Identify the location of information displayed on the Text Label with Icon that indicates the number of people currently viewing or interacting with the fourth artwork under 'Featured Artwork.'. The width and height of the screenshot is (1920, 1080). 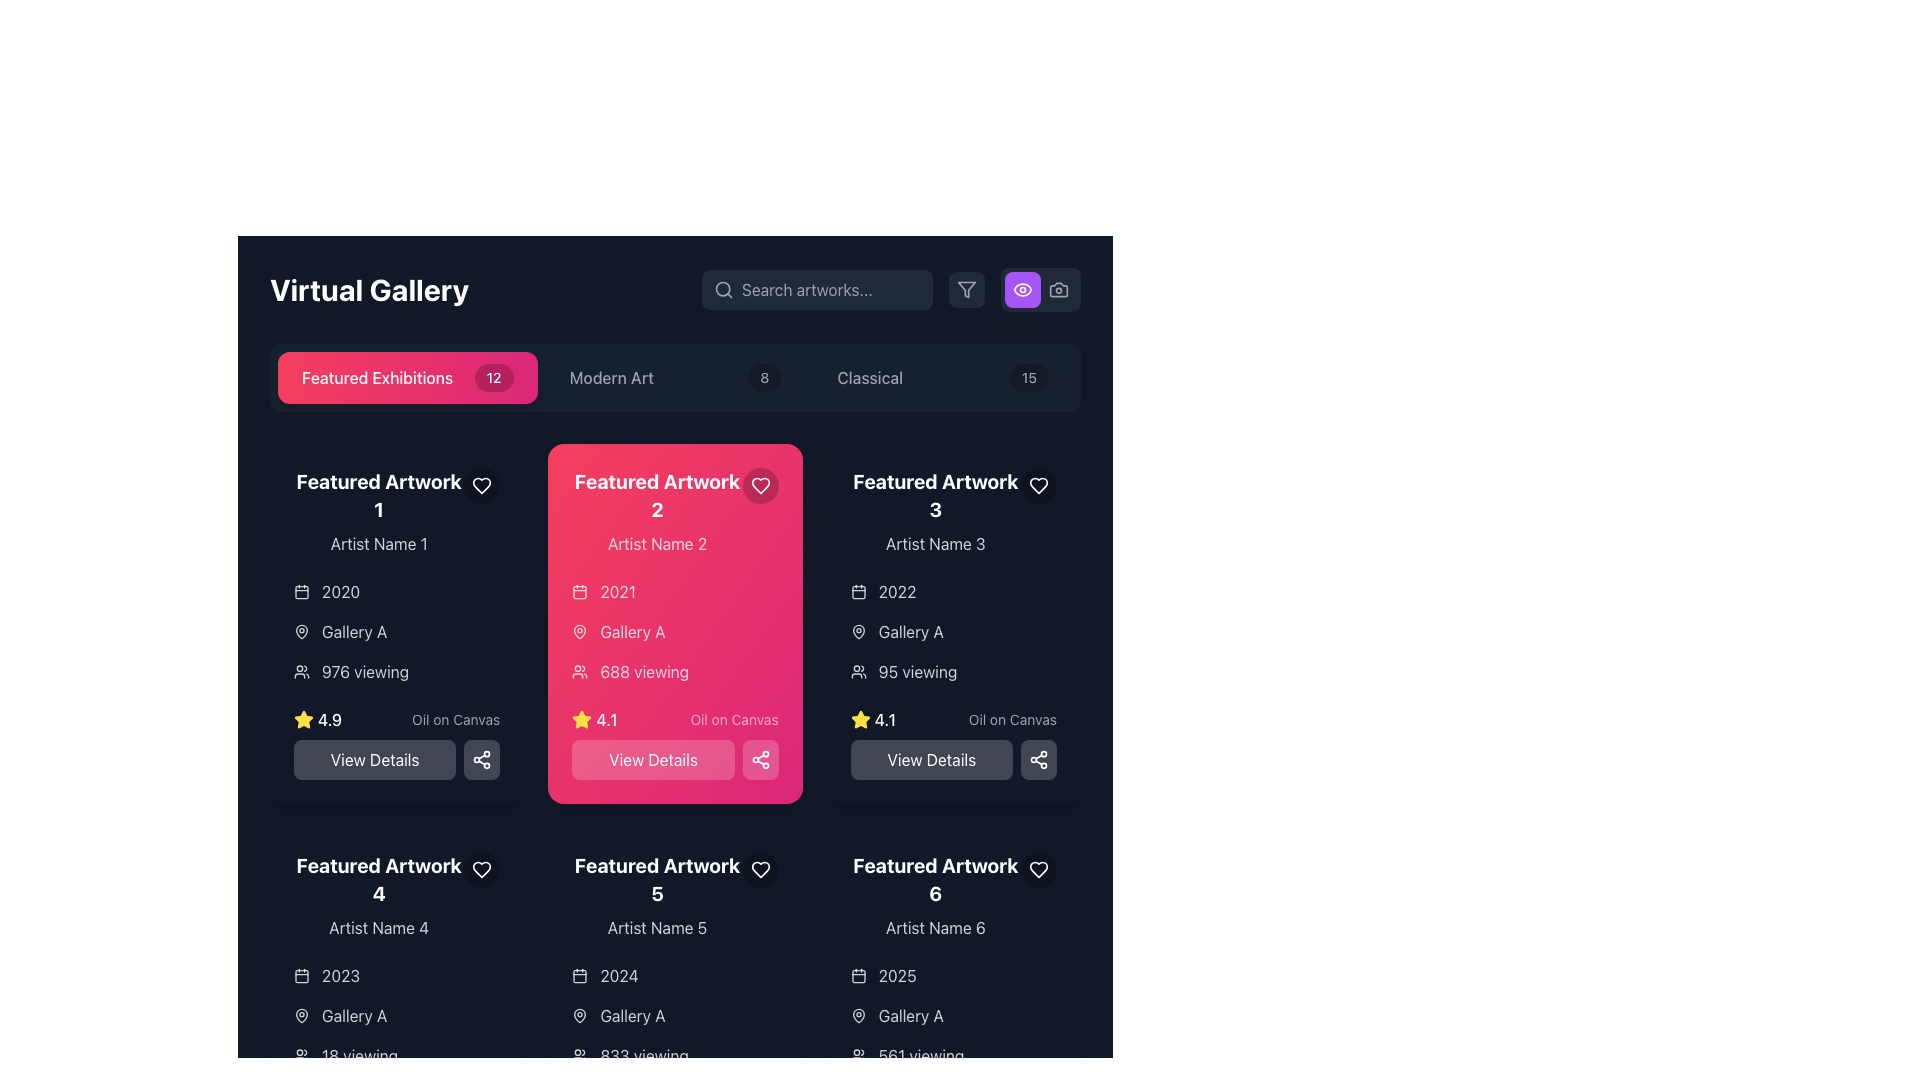
(397, 1055).